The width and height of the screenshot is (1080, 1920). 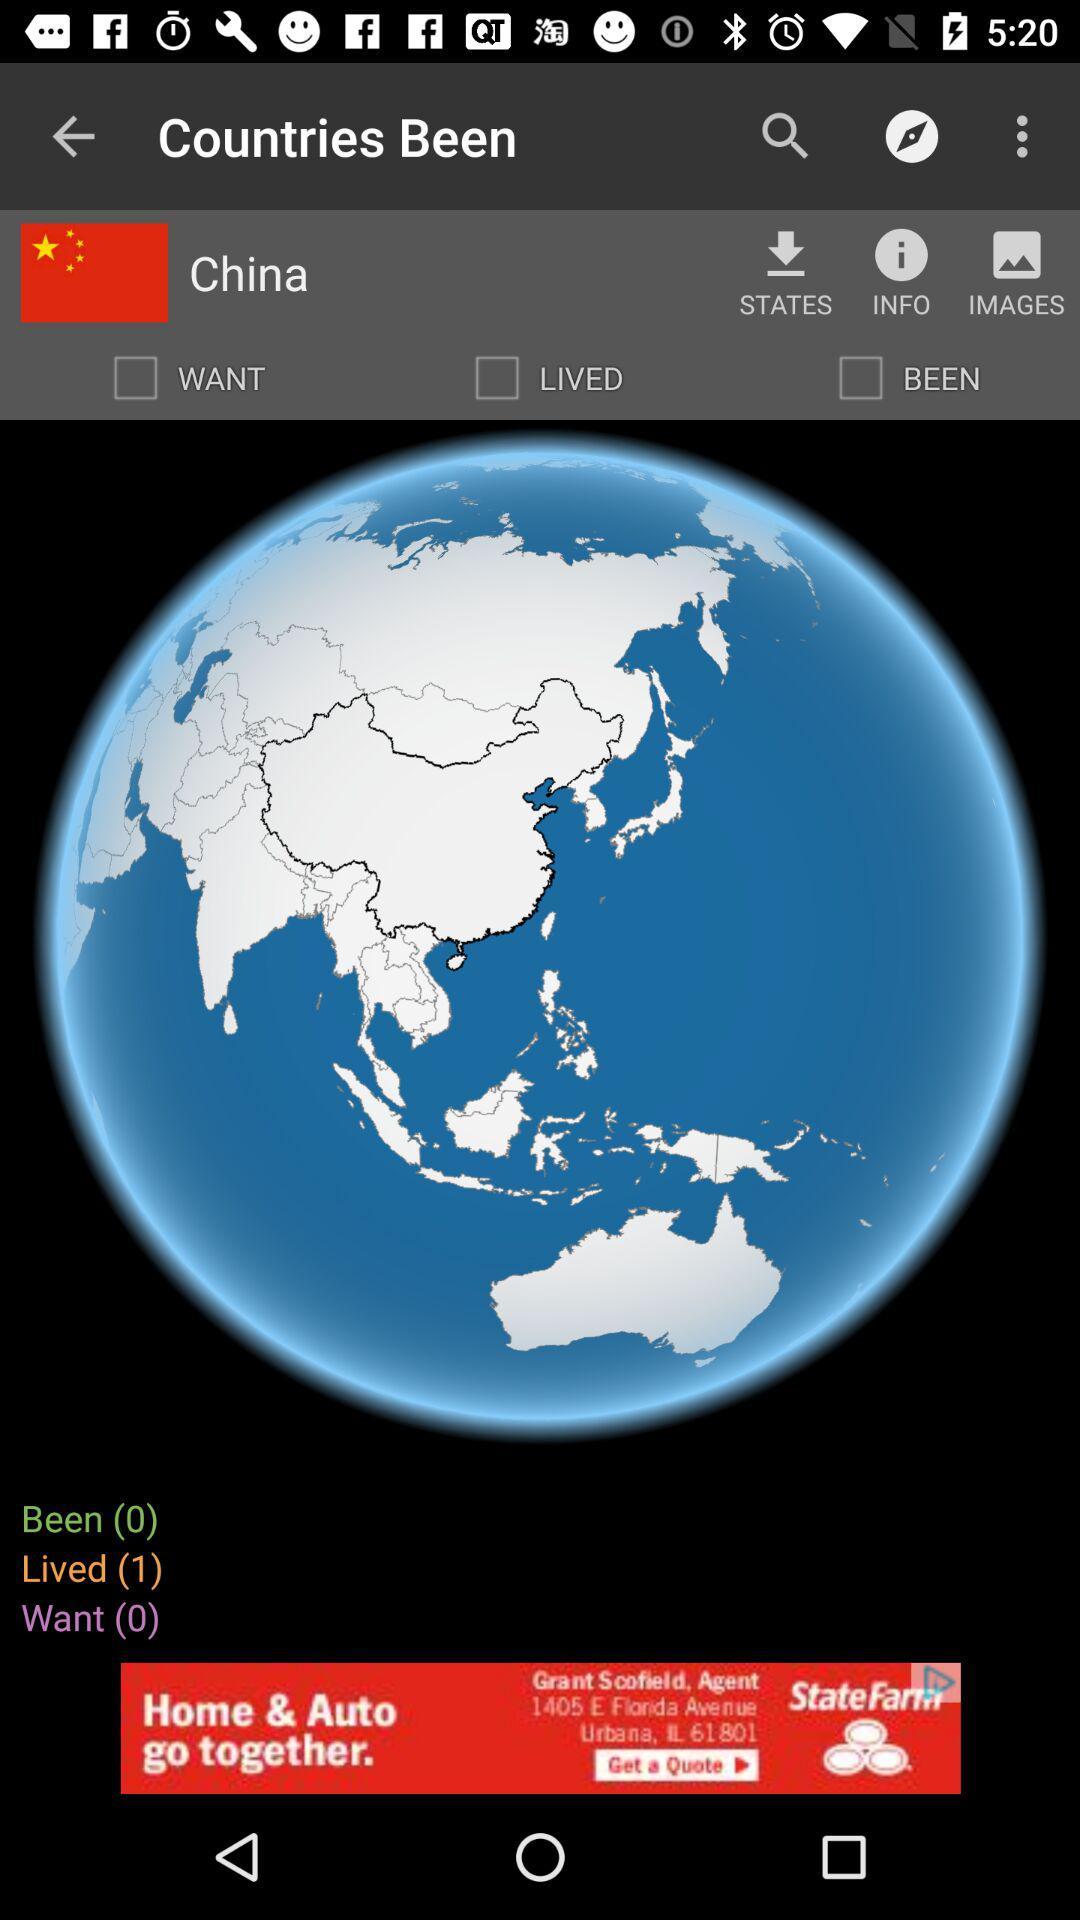 What do you see at coordinates (540, 1727) in the screenshot?
I see `advertising` at bounding box center [540, 1727].